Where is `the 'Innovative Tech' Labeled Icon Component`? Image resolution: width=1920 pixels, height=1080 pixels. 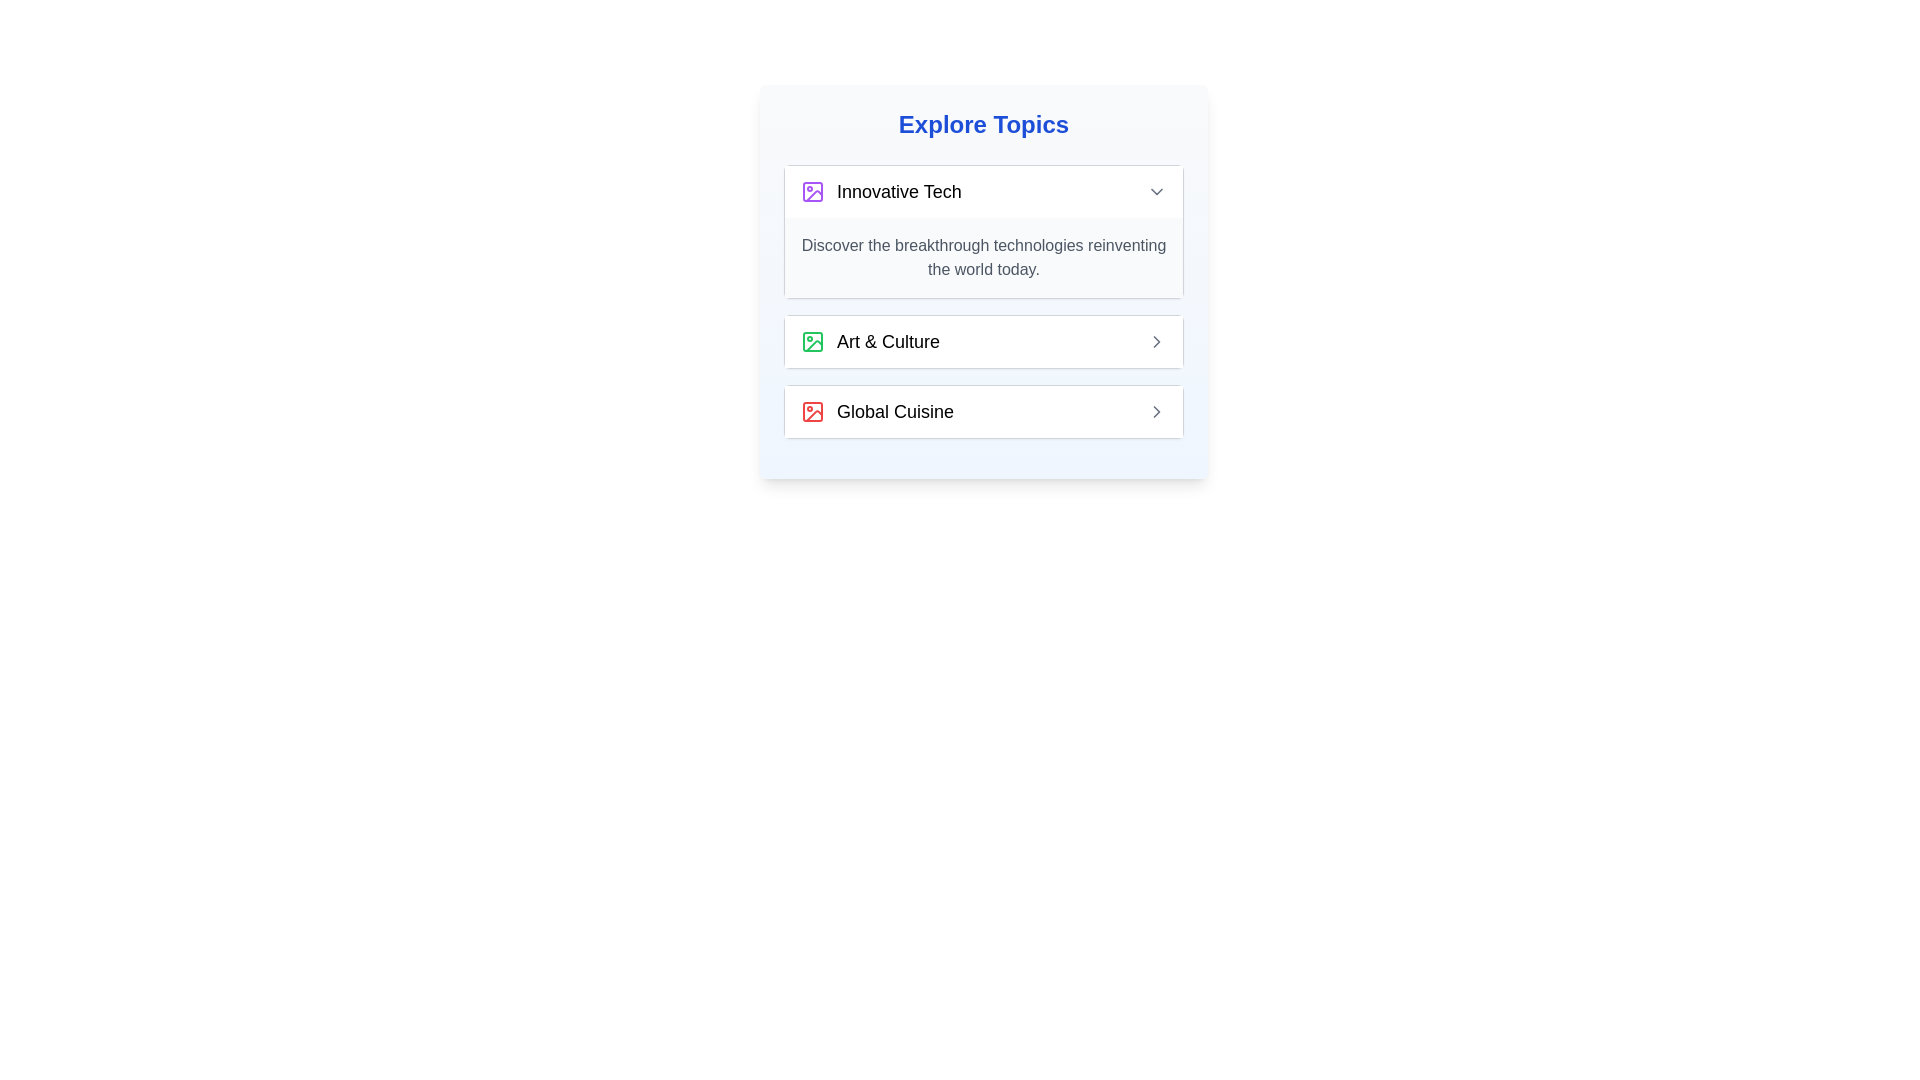 the 'Innovative Tech' Labeled Icon Component is located at coordinates (880, 192).